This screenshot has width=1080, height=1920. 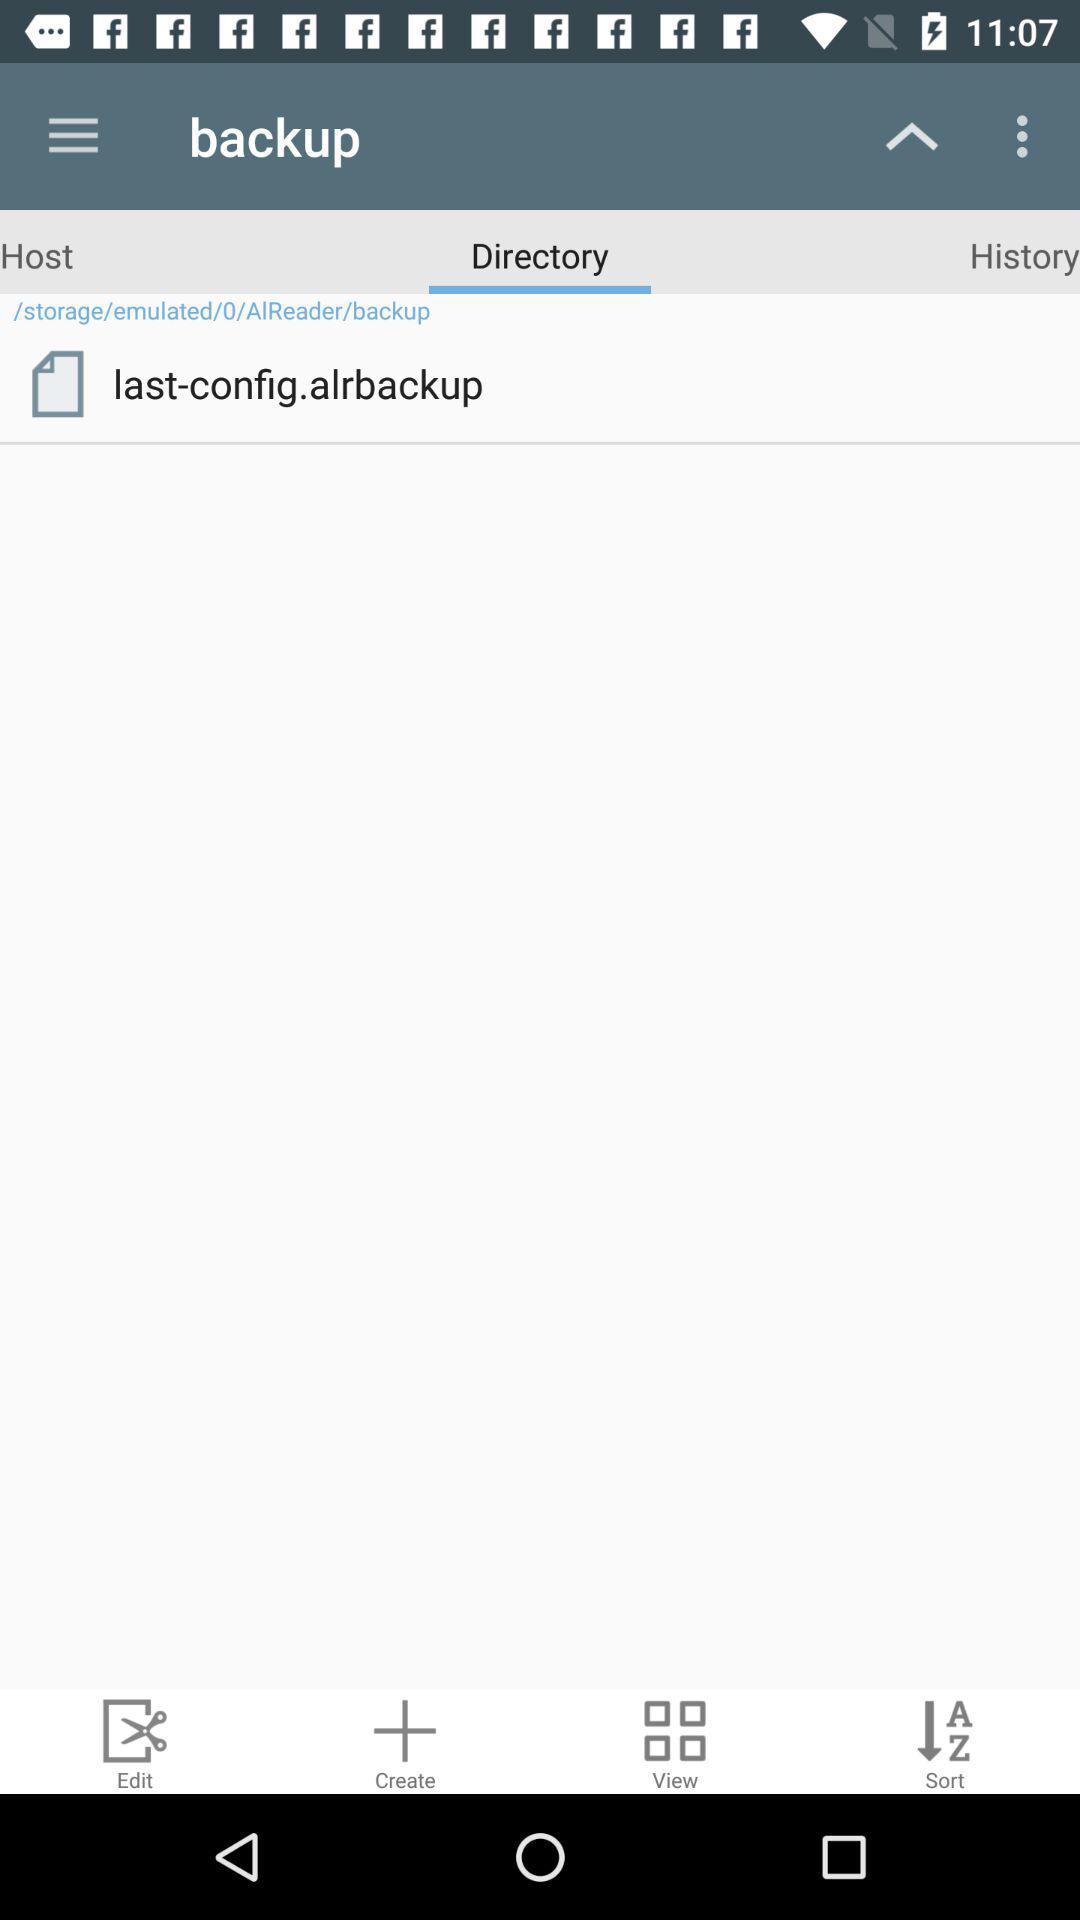 What do you see at coordinates (72, 135) in the screenshot?
I see `item to the left of backup` at bounding box center [72, 135].